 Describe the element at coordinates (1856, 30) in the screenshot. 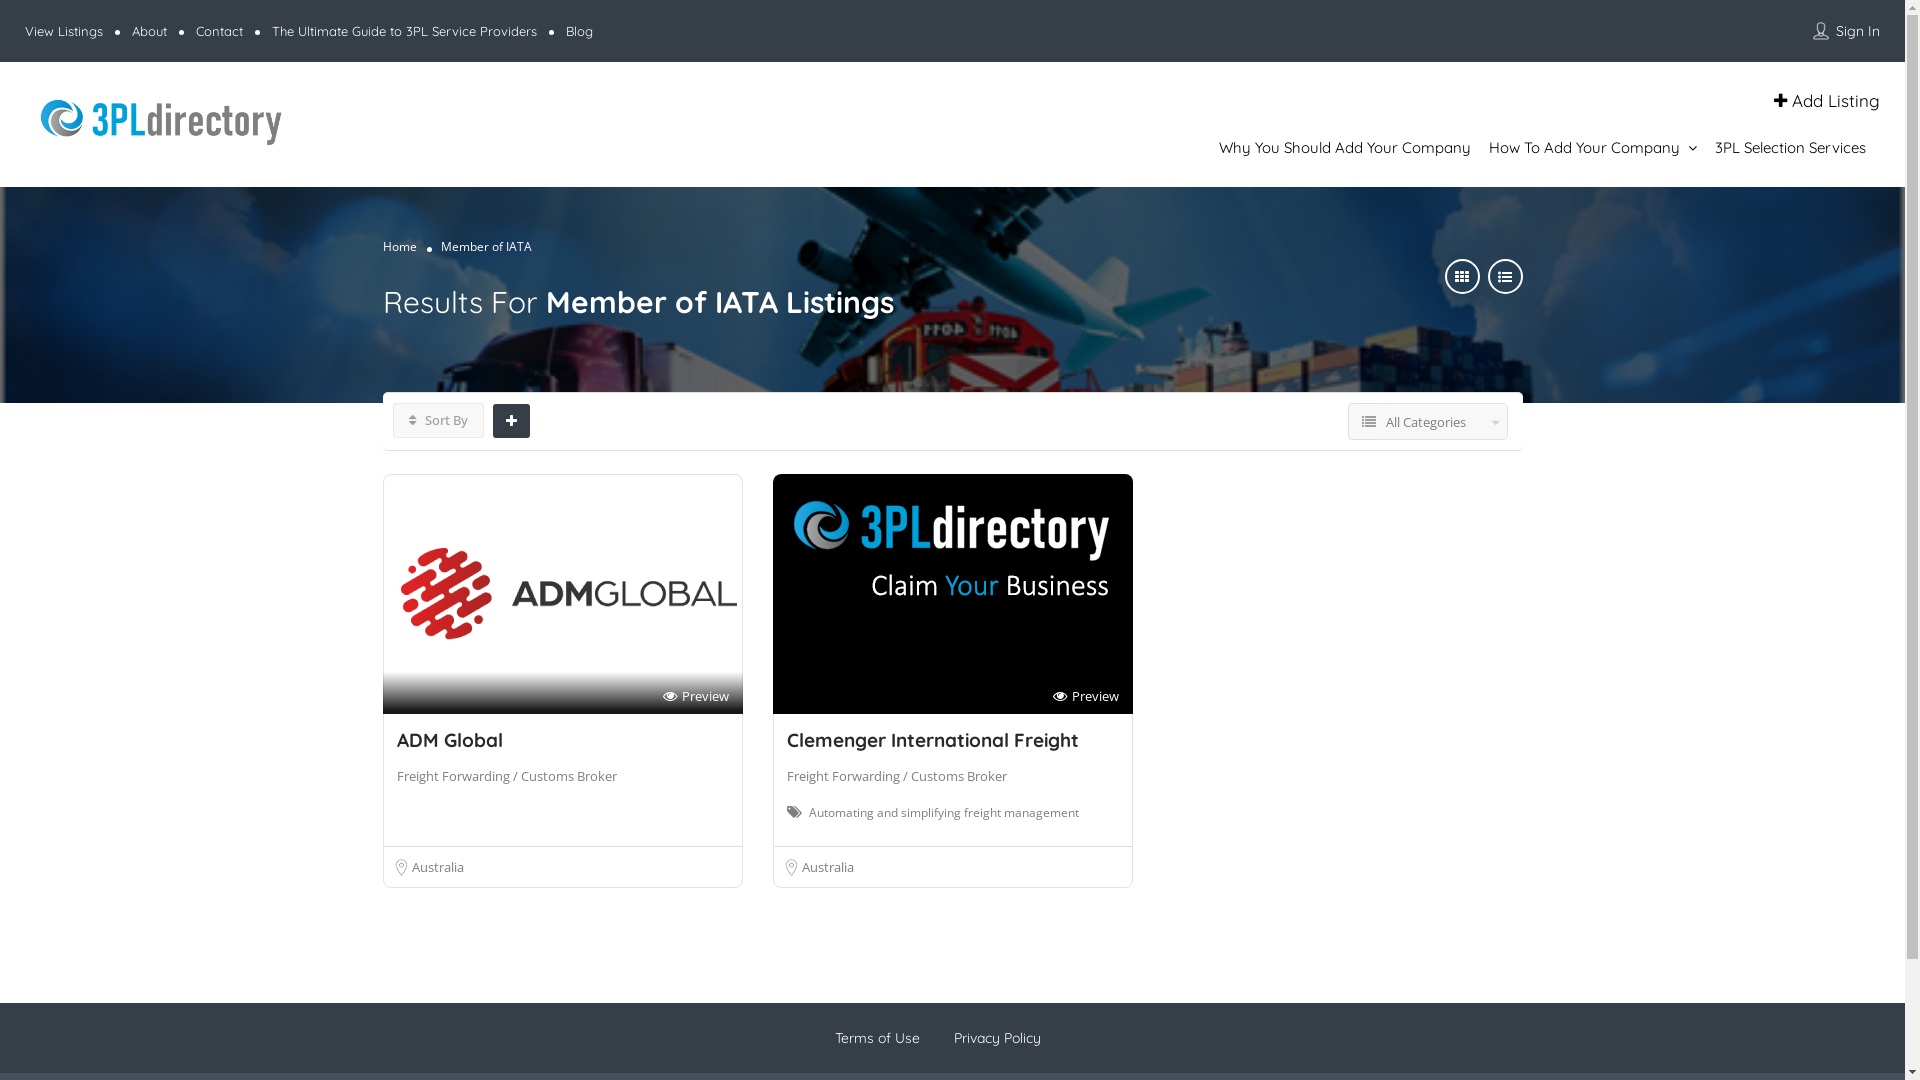

I see `'Sign In'` at that location.